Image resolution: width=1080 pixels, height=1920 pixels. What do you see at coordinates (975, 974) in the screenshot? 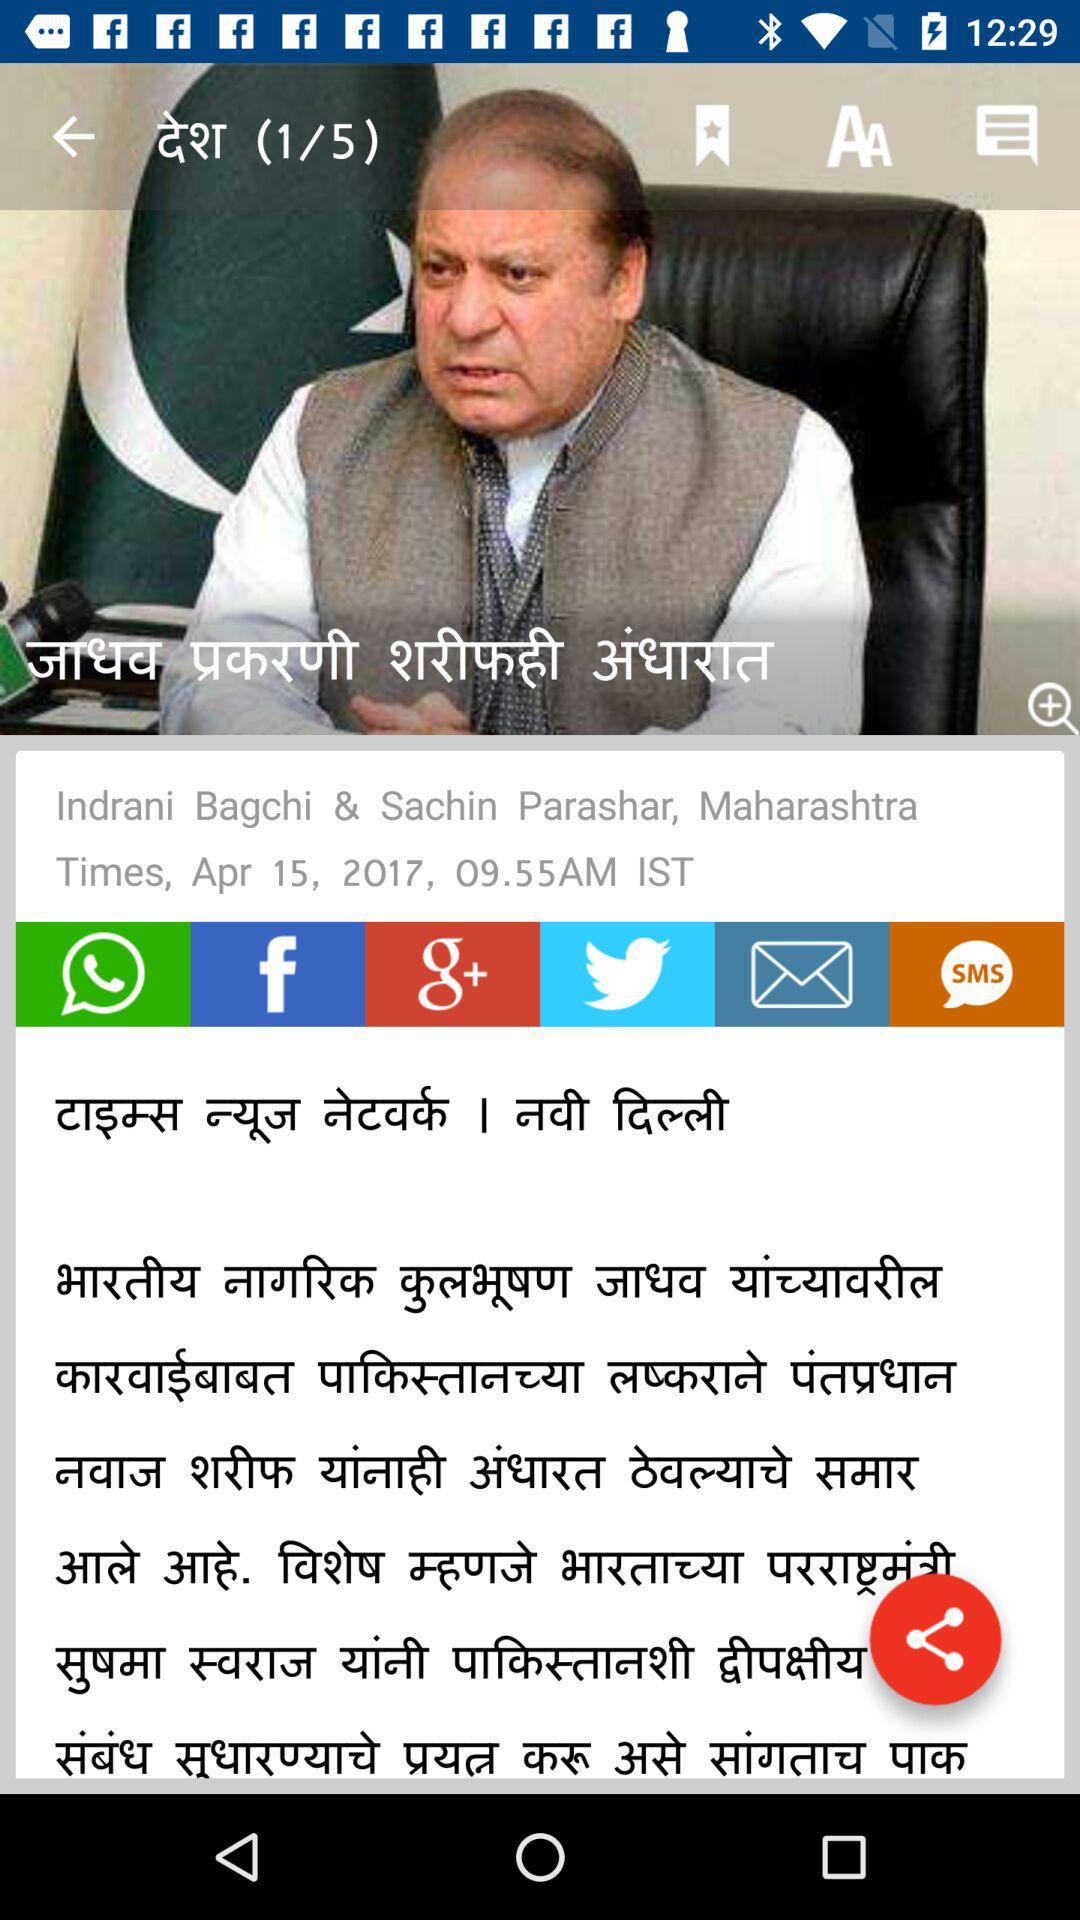
I see `share via text button` at bounding box center [975, 974].